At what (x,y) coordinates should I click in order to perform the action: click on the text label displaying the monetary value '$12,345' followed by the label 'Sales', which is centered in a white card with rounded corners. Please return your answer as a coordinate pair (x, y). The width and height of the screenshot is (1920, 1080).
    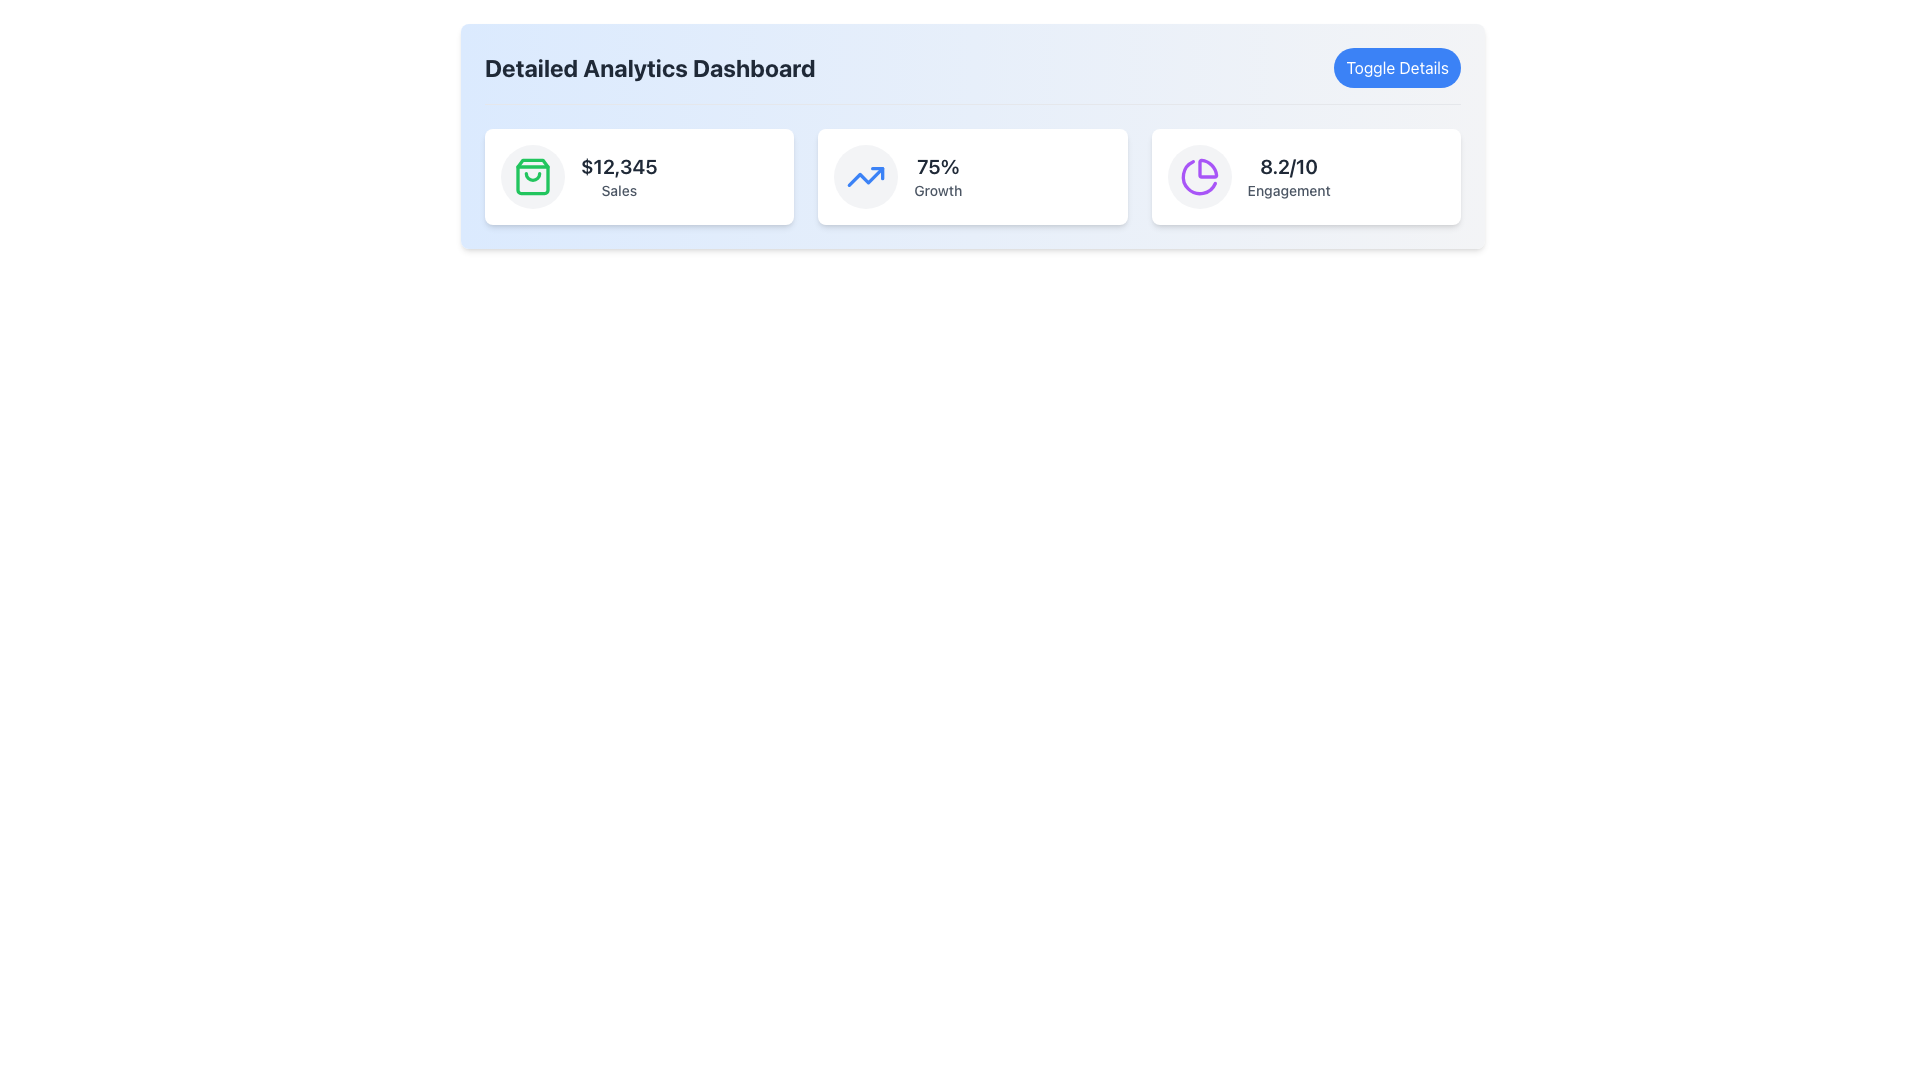
    Looking at the image, I should click on (618, 176).